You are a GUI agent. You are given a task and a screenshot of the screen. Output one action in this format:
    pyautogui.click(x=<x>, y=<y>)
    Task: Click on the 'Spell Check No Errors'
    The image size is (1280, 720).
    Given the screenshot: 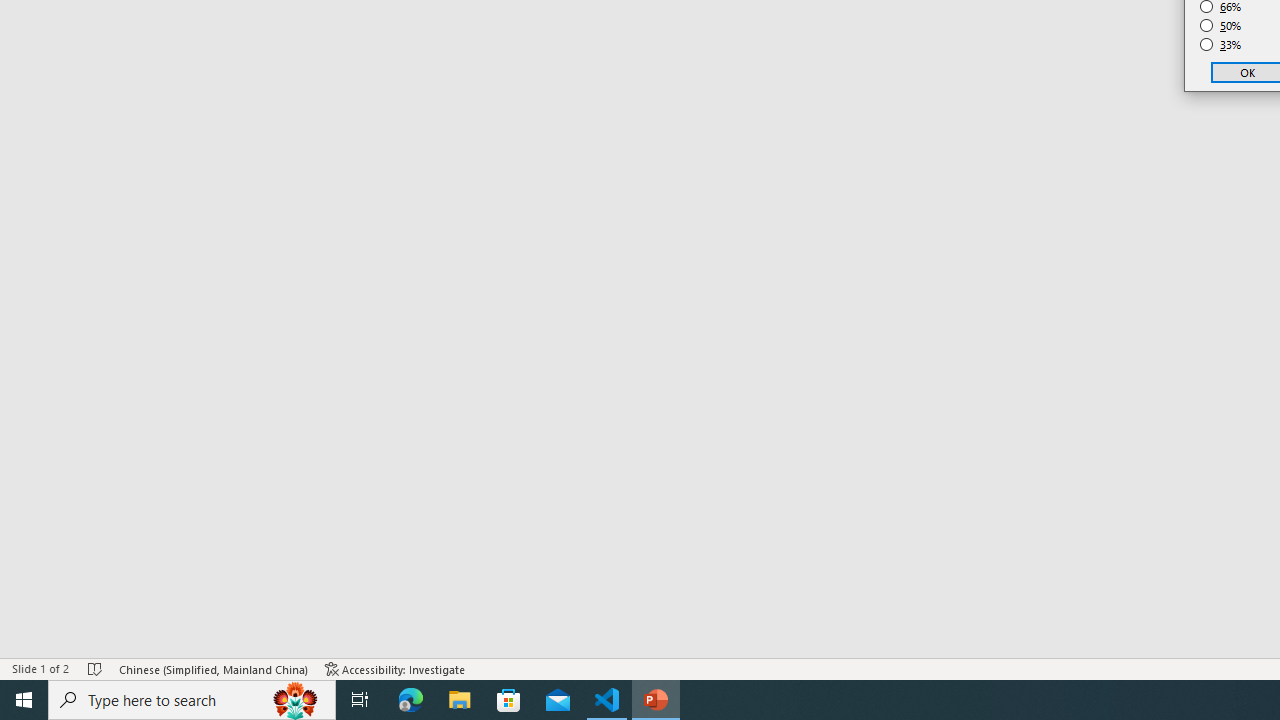 What is the action you would take?
    pyautogui.click(x=95, y=669)
    